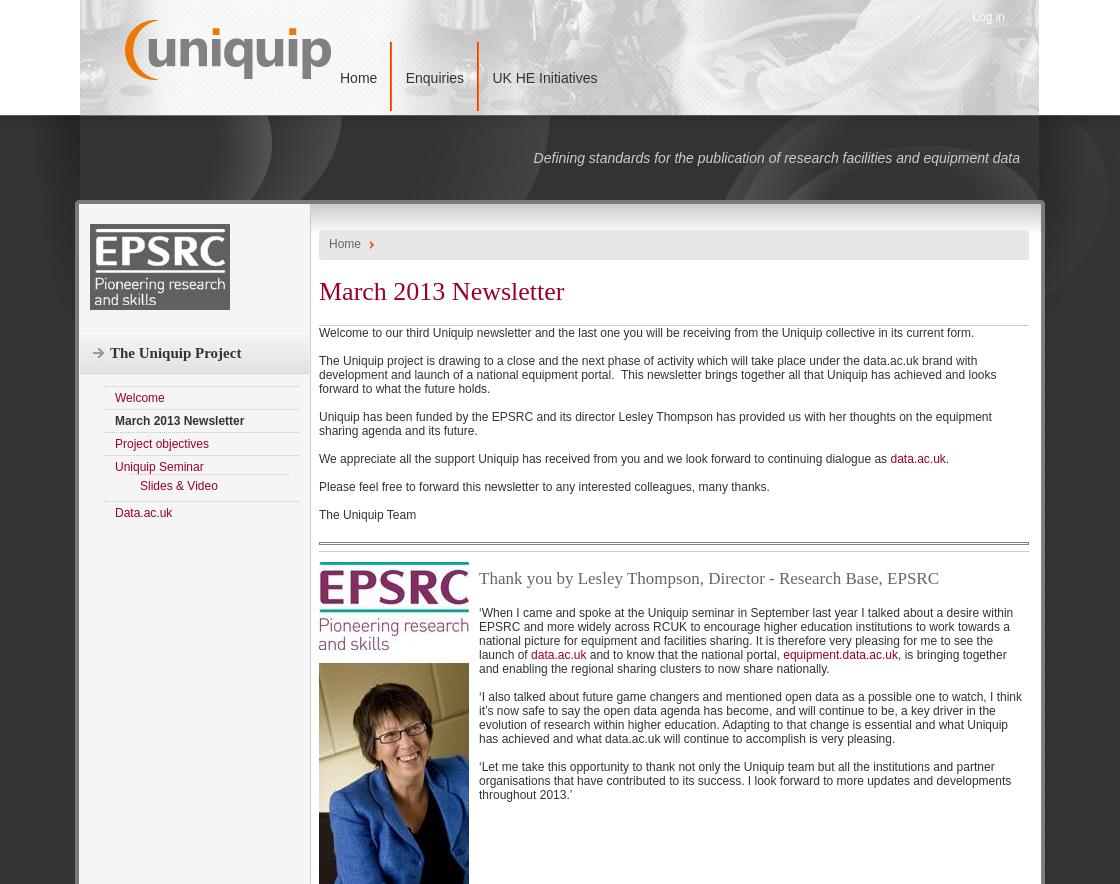 The width and height of the screenshot is (1120, 884). What do you see at coordinates (367, 512) in the screenshot?
I see `'The Uniquip Team'` at bounding box center [367, 512].